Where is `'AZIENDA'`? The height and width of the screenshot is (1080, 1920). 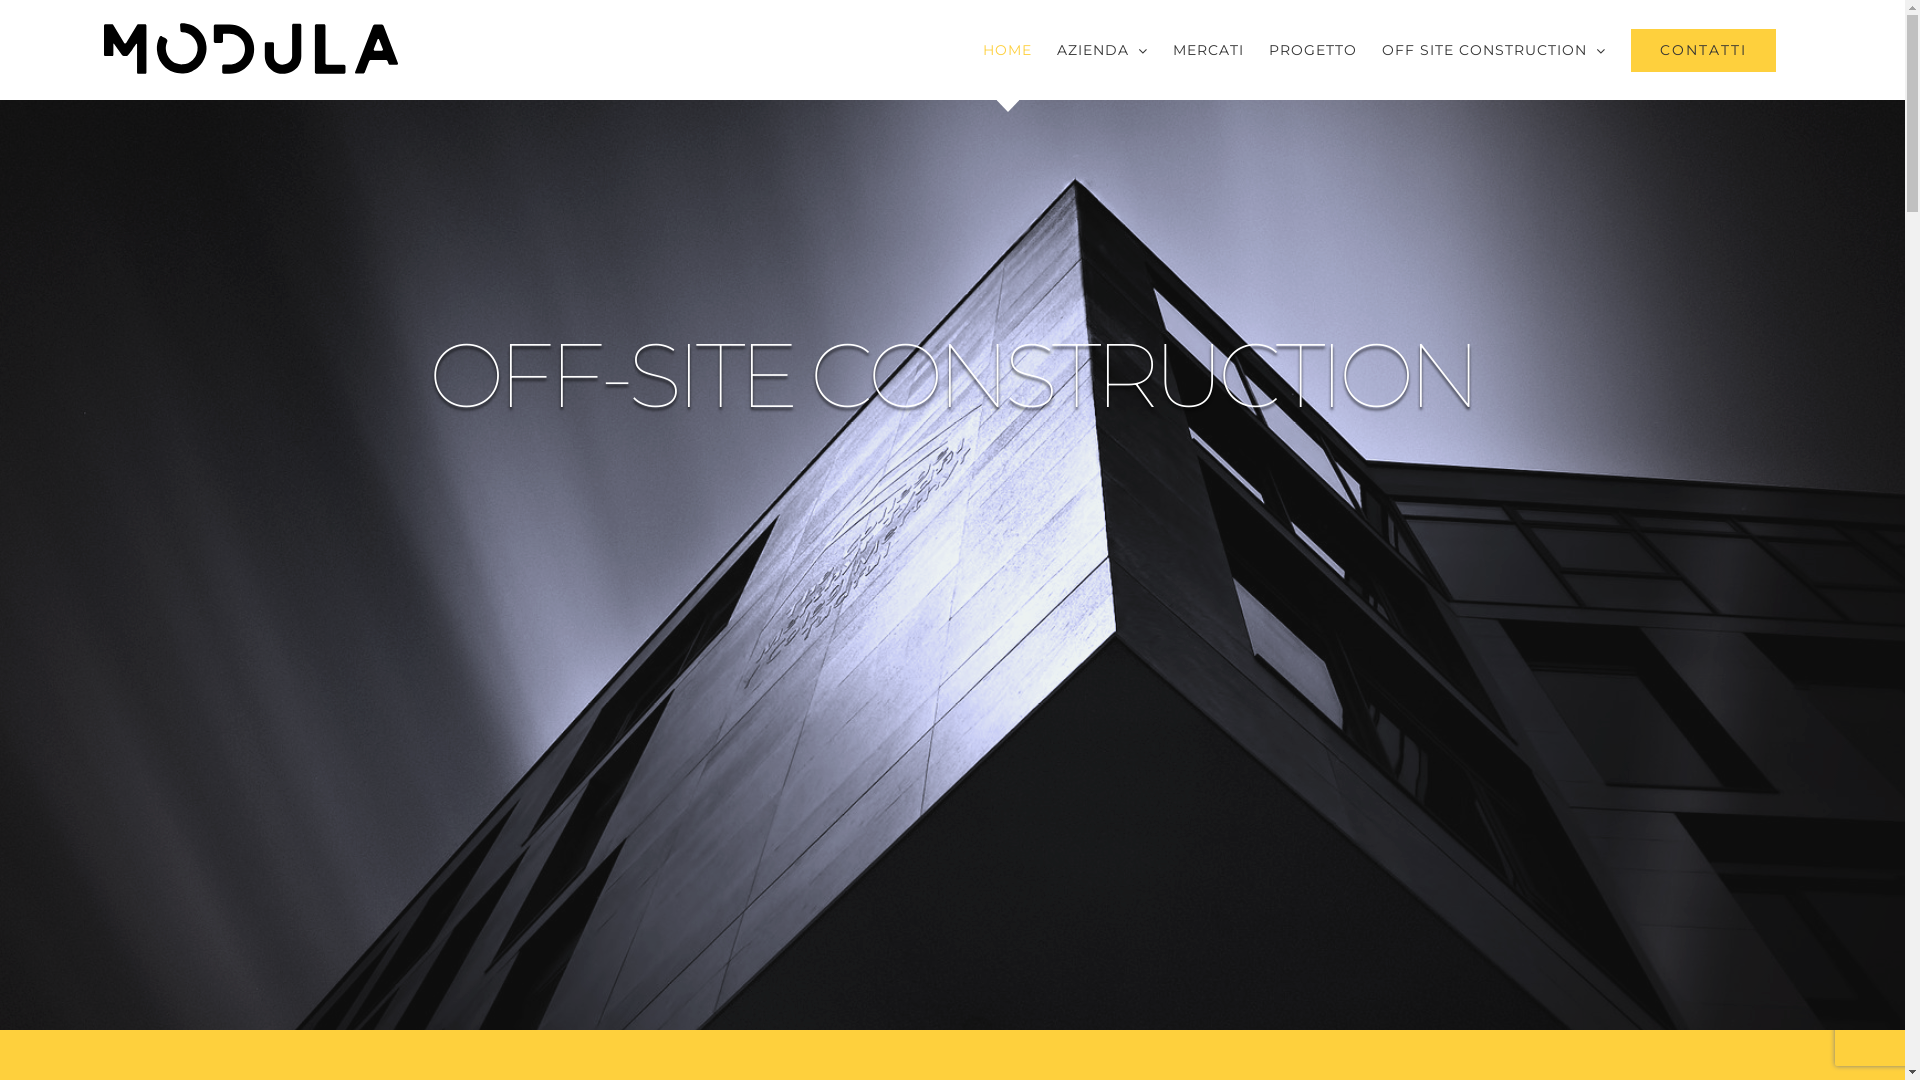 'AZIENDA' is located at coordinates (1101, 49).